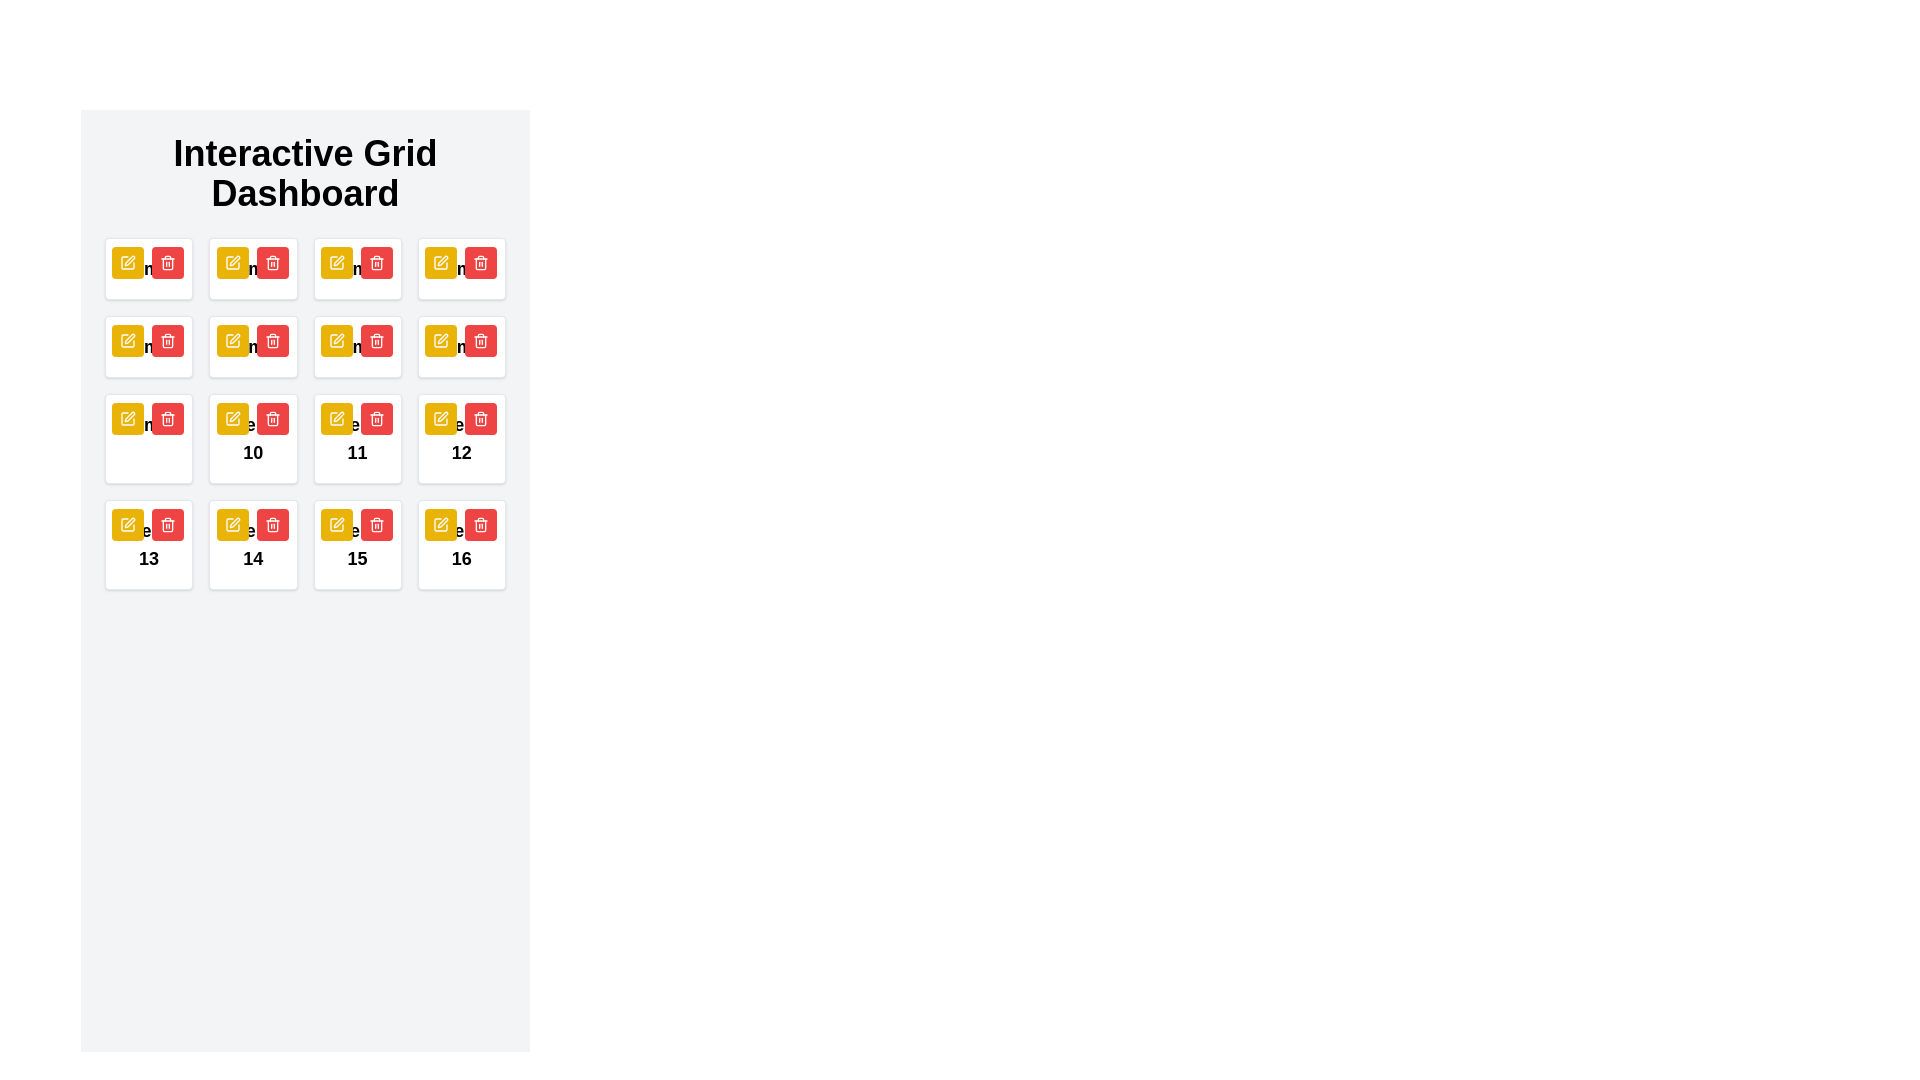 The height and width of the screenshot is (1080, 1920). Describe the element at coordinates (440, 339) in the screenshot. I see `the yellow pen icon in the first column of the third row` at that location.